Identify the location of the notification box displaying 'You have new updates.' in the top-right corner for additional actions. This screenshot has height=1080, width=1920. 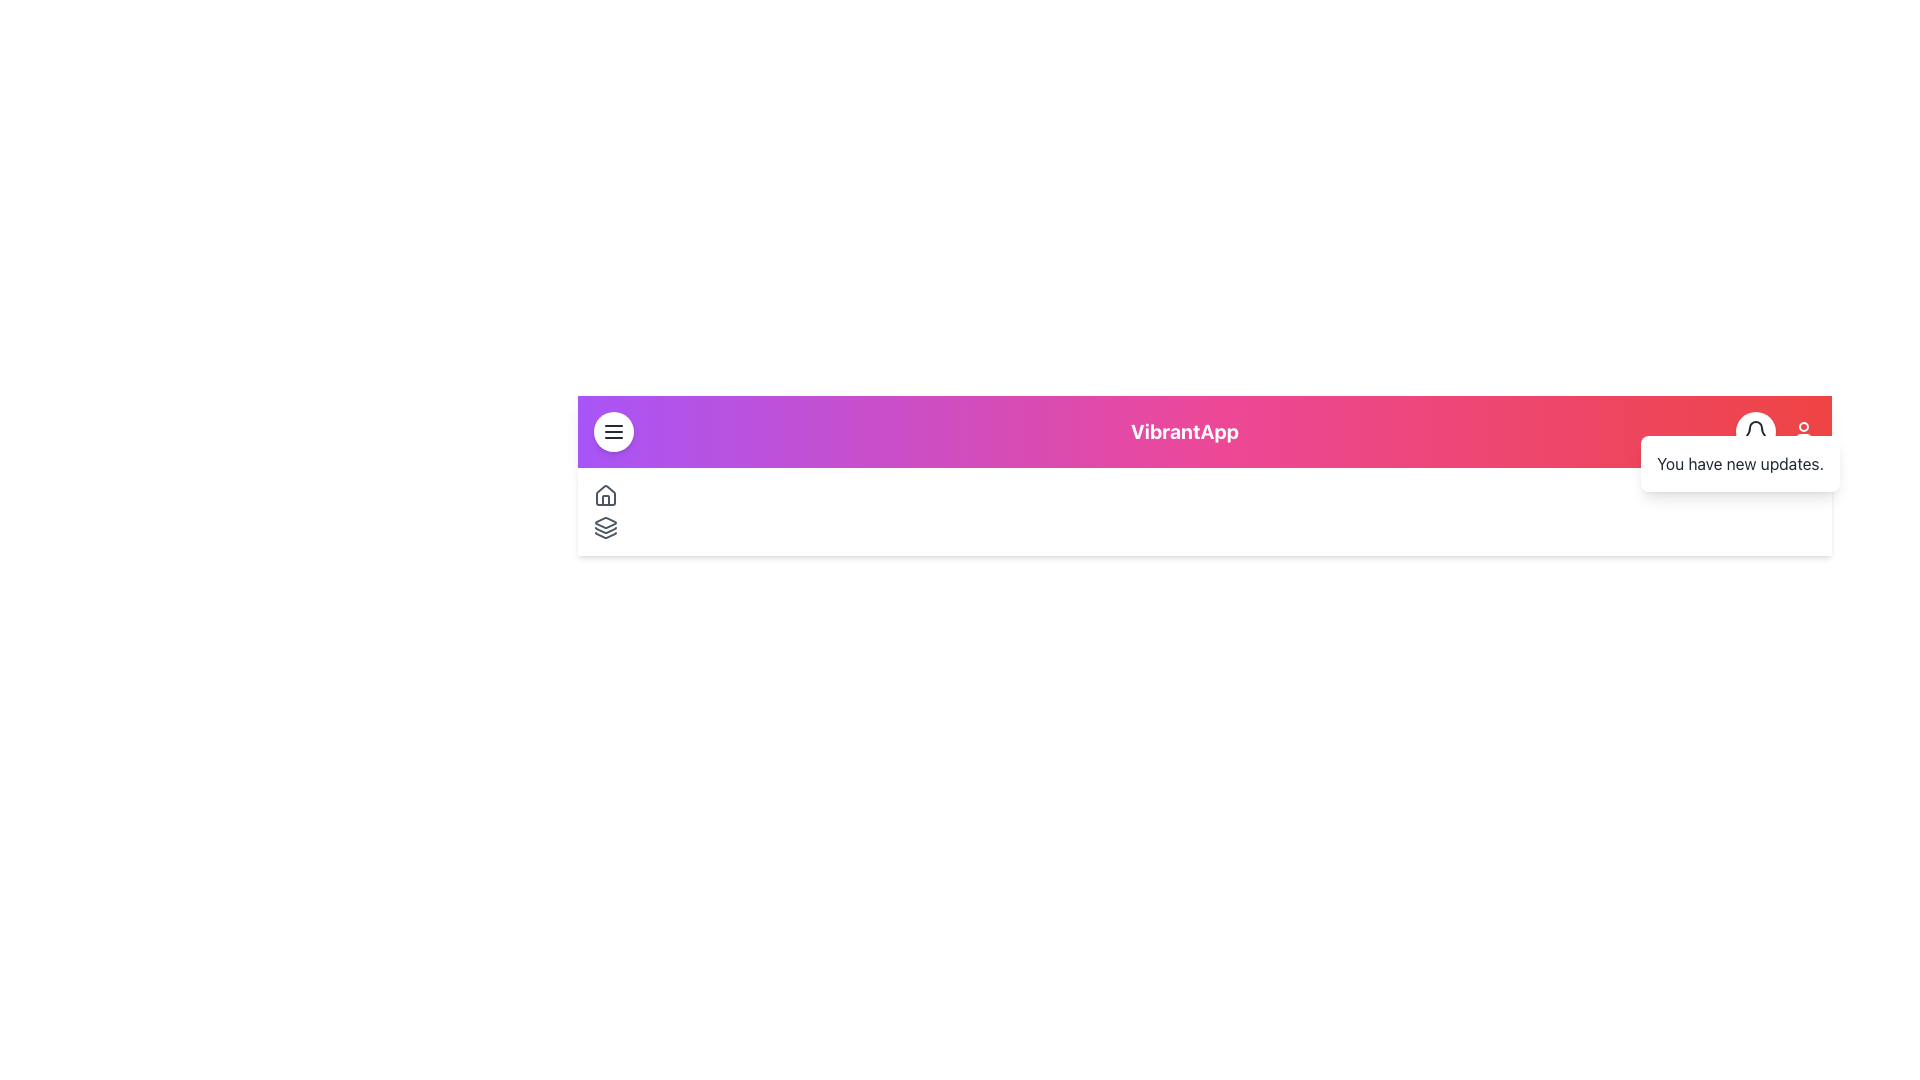
(1739, 463).